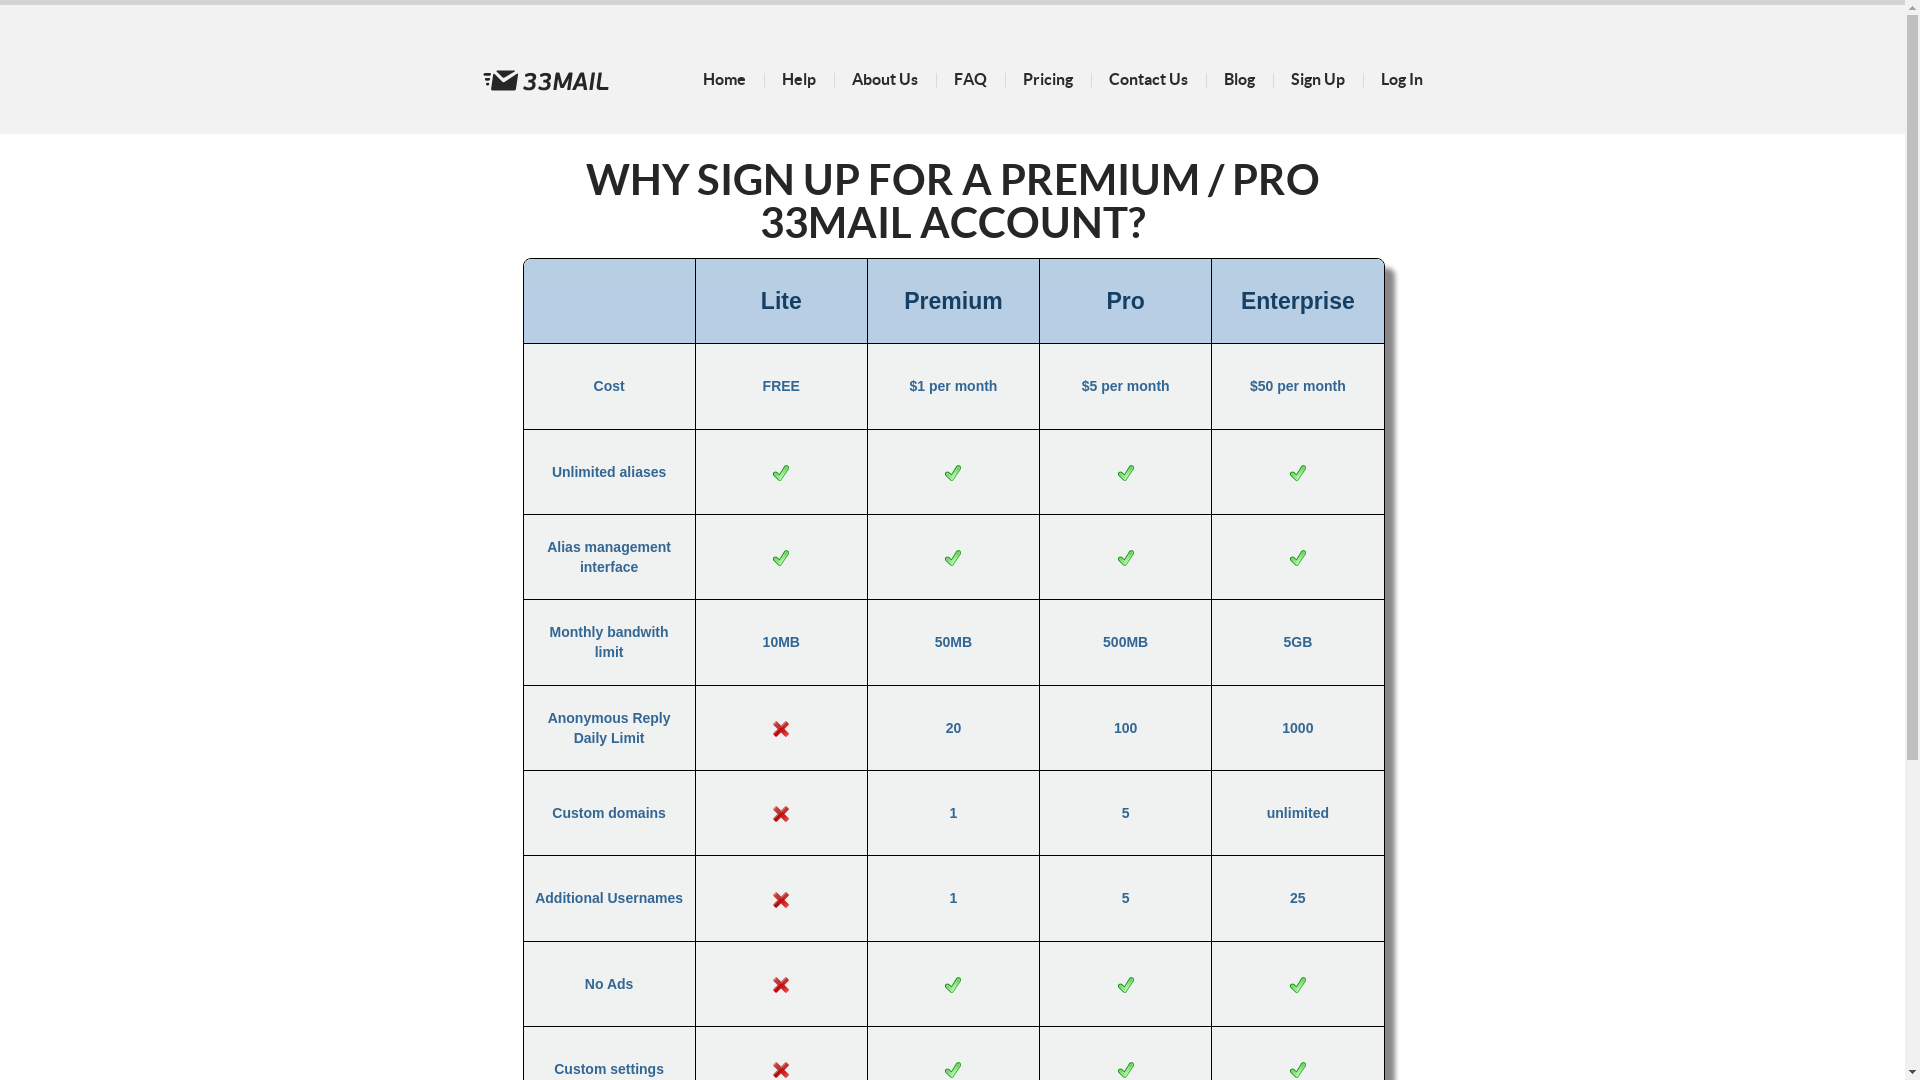  What do you see at coordinates (722, 77) in the screenshot?
I see `'Home'` at bounding box center [722, 77].